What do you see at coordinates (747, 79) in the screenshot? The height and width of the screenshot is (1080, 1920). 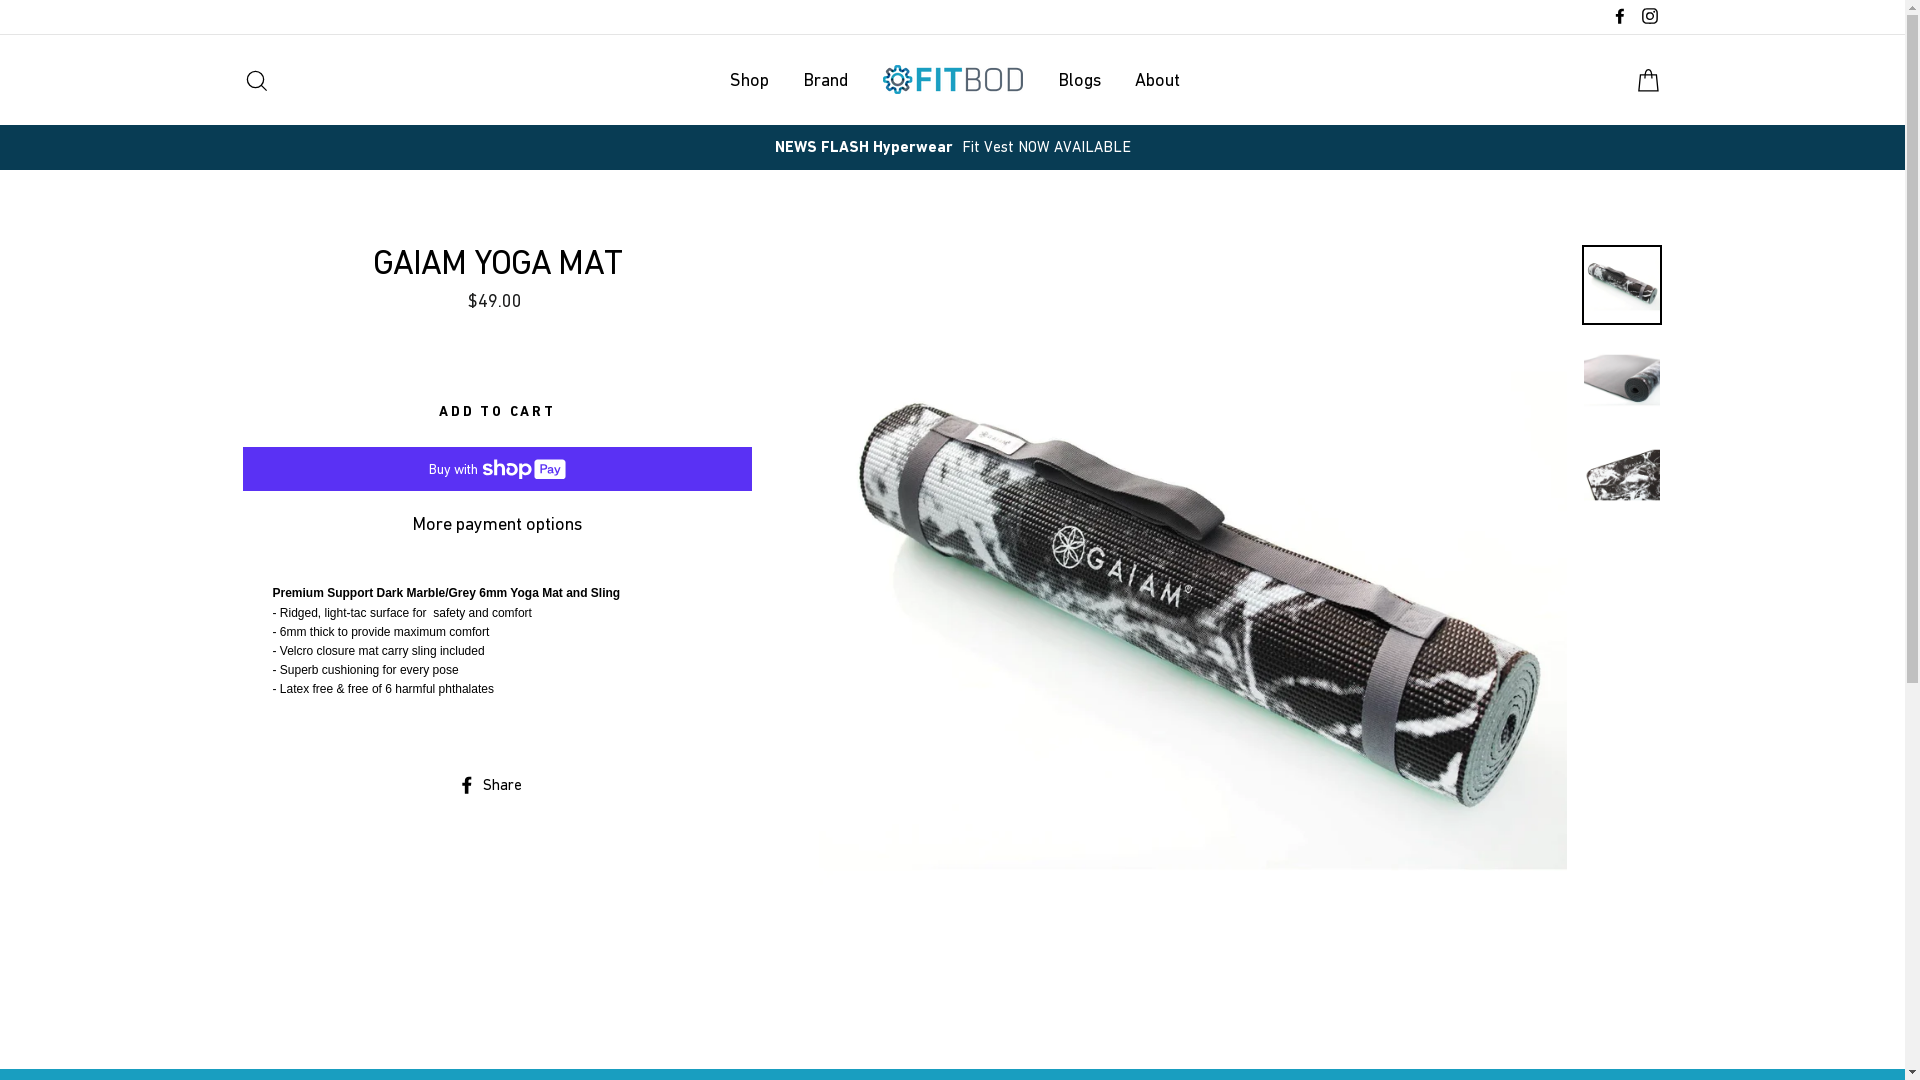 I see `'Shop'` at bounding box center [747, 79].